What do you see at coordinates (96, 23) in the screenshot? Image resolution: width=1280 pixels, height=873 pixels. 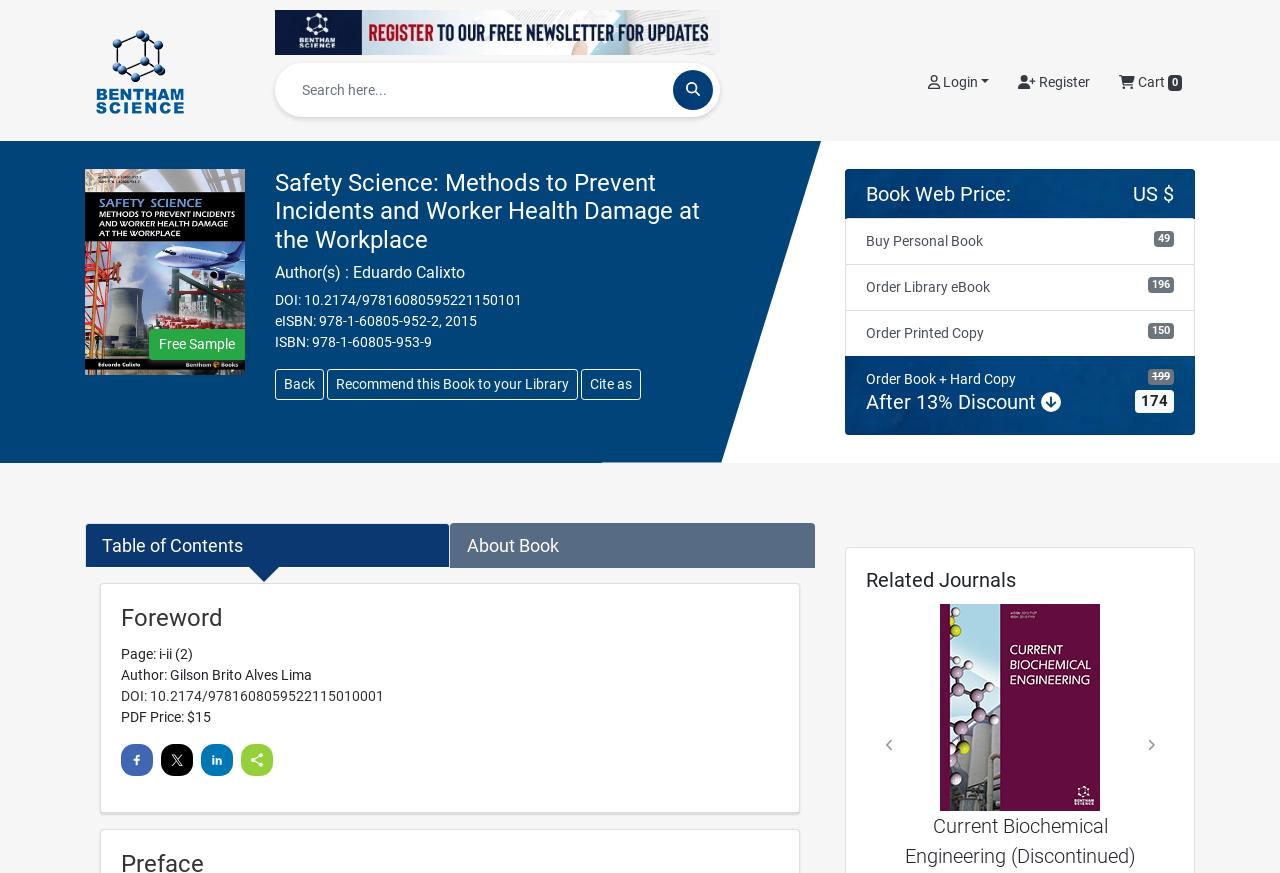 I see `'Home'` at bounding box center [96, 23].